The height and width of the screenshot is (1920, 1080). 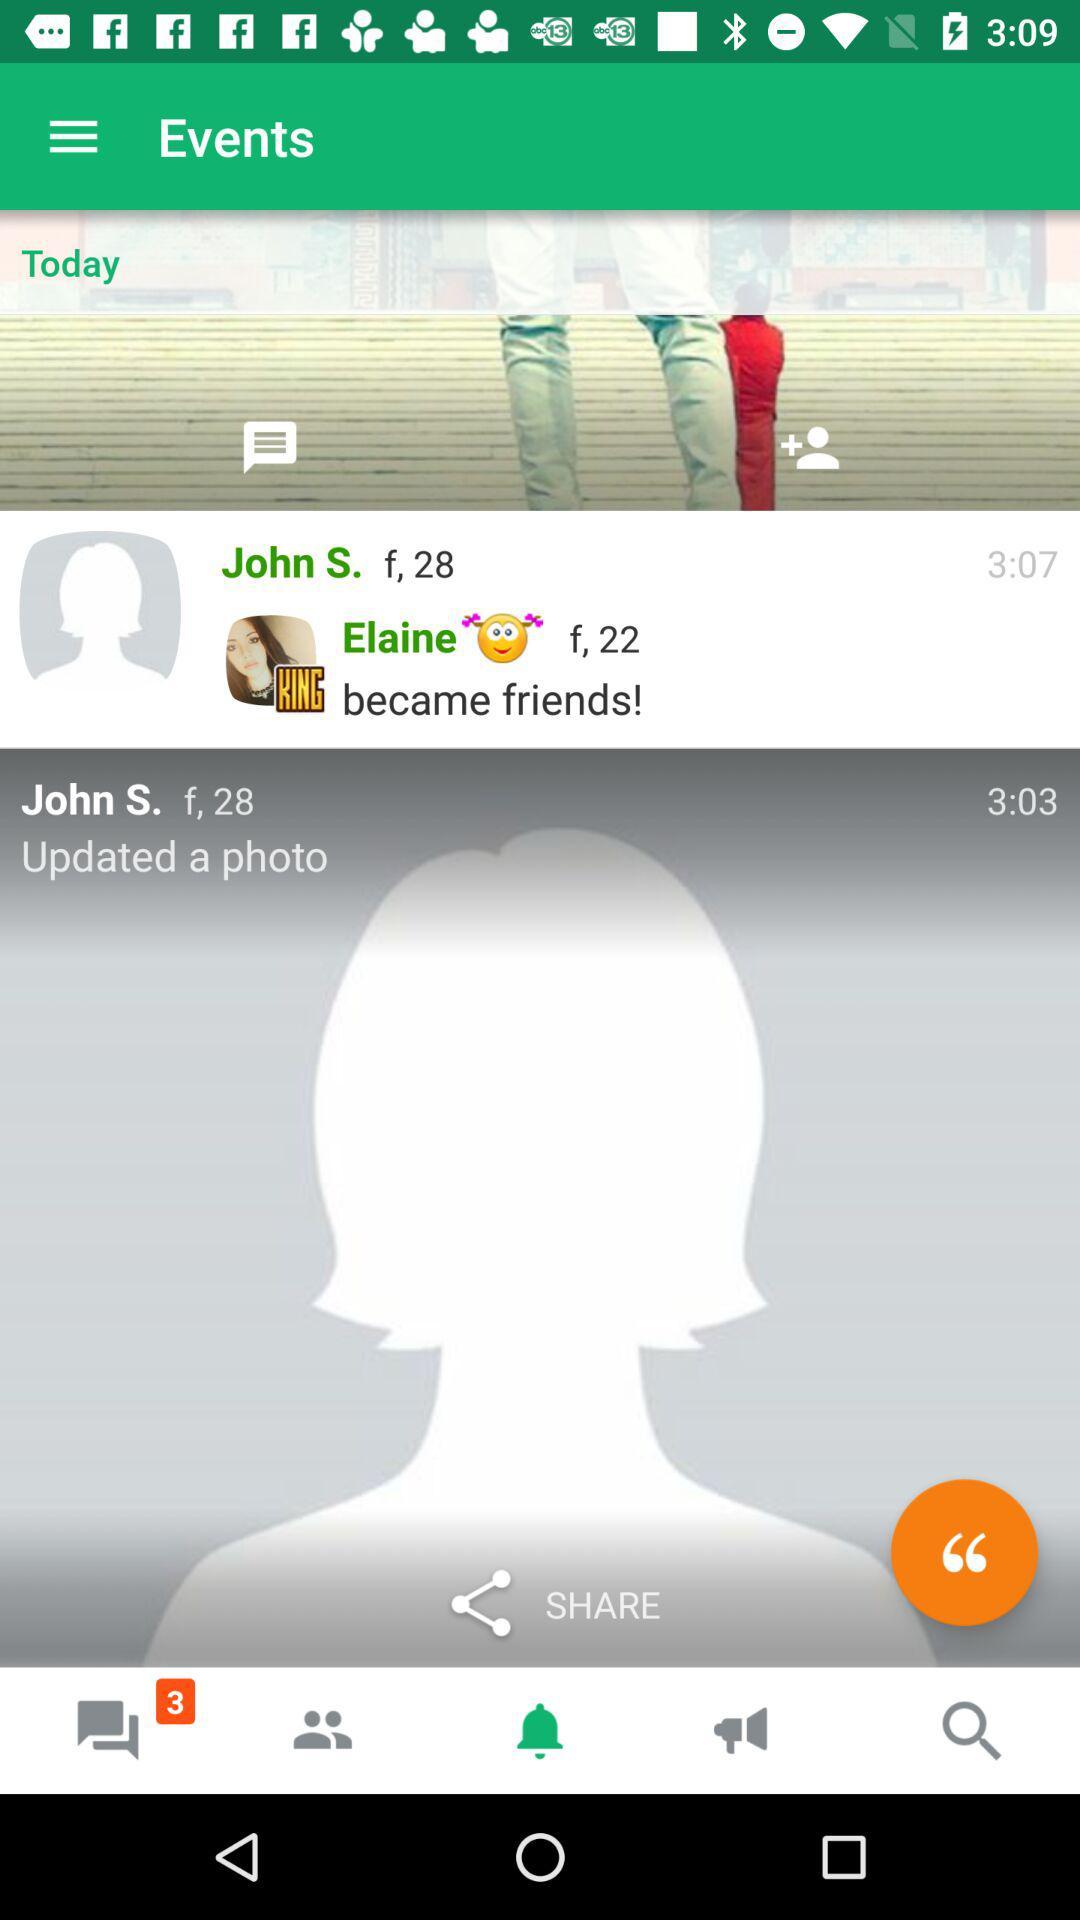 I want to click on person as friend, so click(x=810, y=446).